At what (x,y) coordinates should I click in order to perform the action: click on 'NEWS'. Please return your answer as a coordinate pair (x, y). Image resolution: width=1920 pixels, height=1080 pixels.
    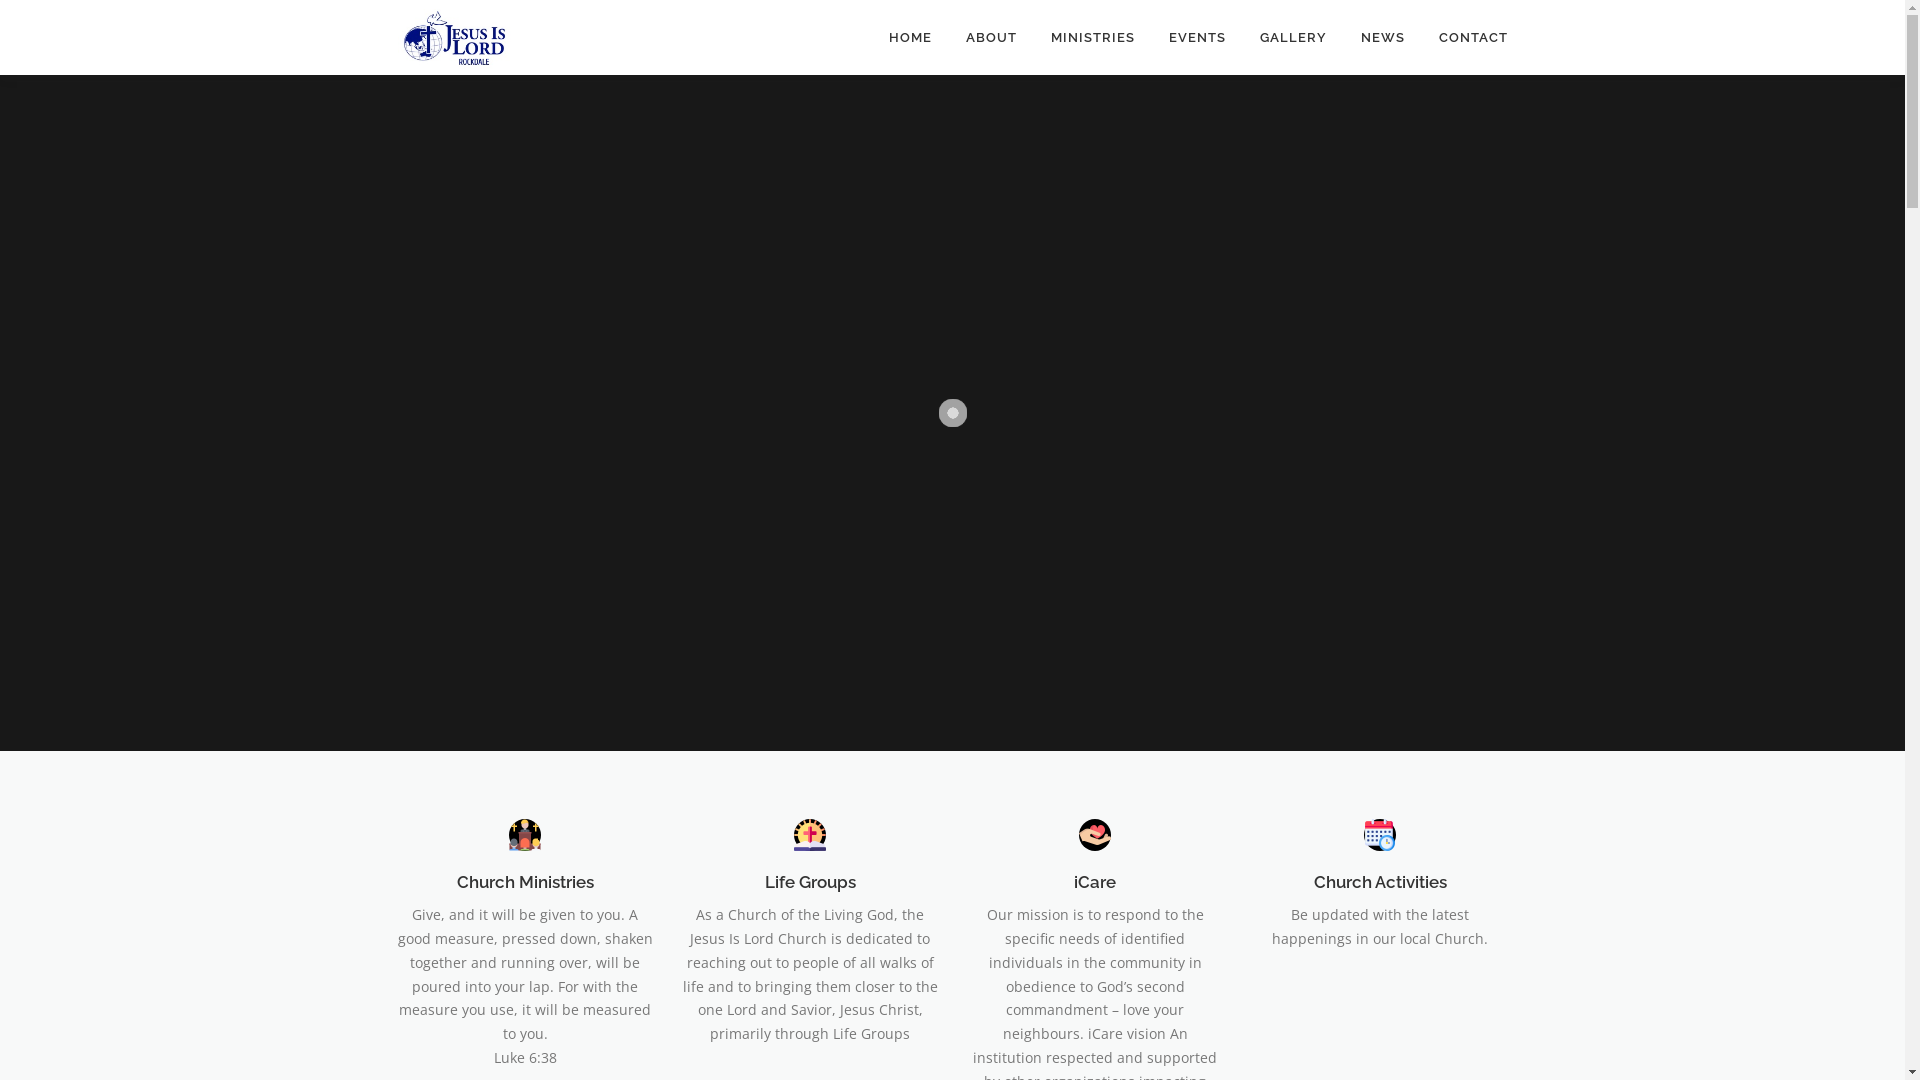
    Looking at the image, I should click on (1381, 37).